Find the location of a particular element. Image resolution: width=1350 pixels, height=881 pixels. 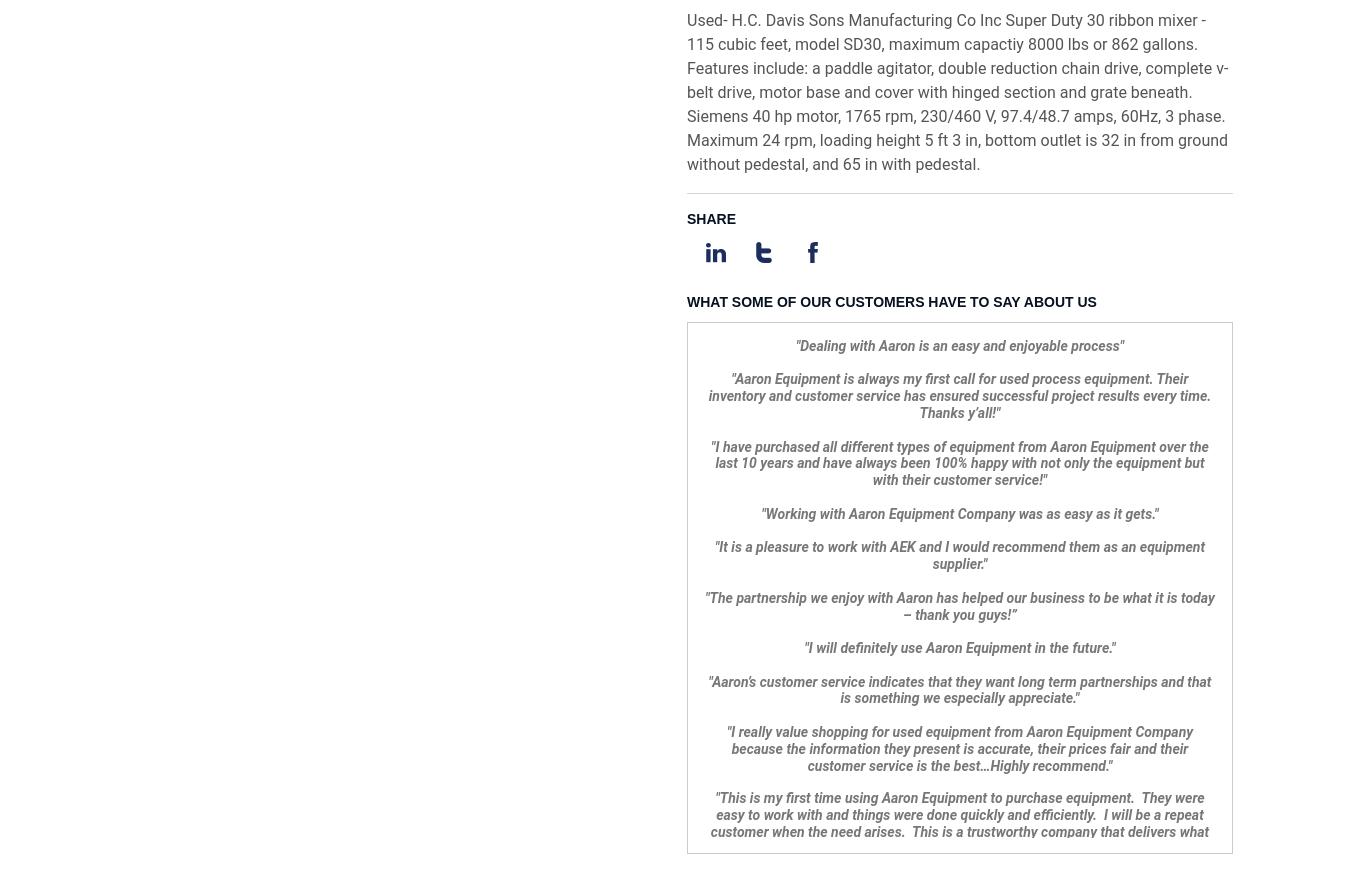

'"Aaron’s customer service indicates that they want long term partnerships and that is something we especially appreciate."' is located at coordinates (958, 76).